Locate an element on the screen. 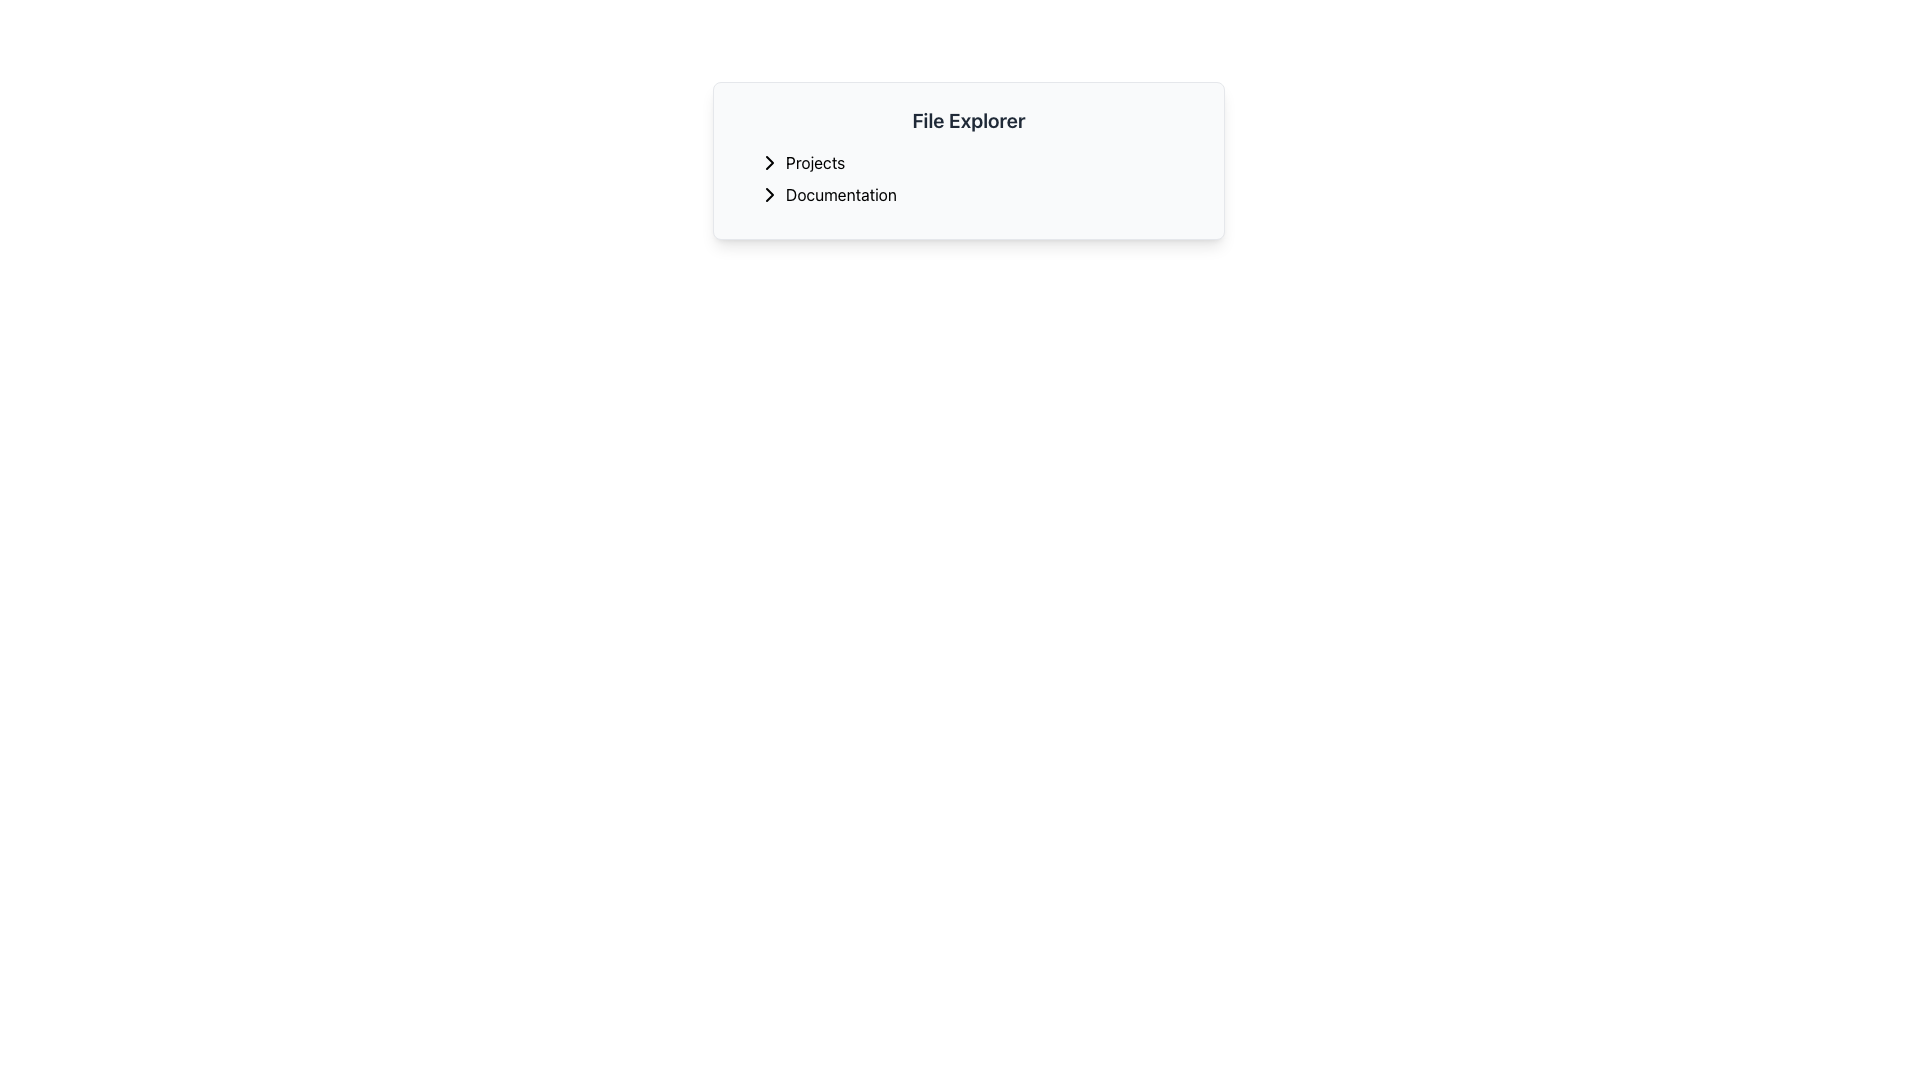 Image resolution: width=1920 pixels, height=1080 pixels. the text label located in the second row of the list items within the light gray panel is located at coordinates (840, 195).